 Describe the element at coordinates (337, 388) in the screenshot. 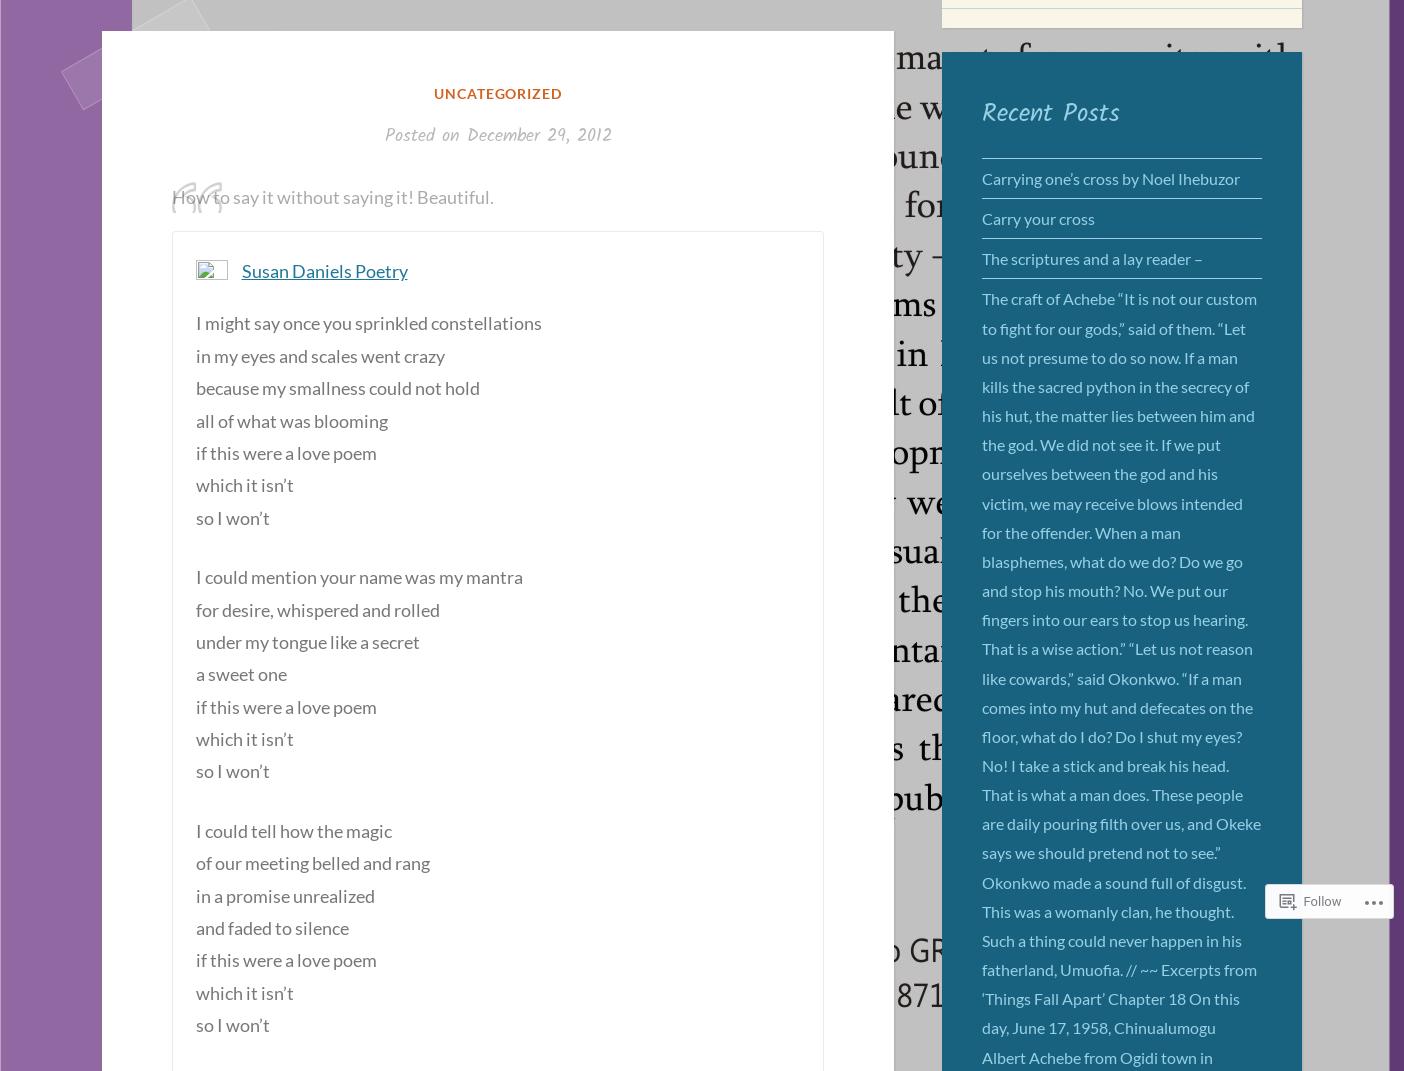

I see `'because my smallness could not hold'` at that location.